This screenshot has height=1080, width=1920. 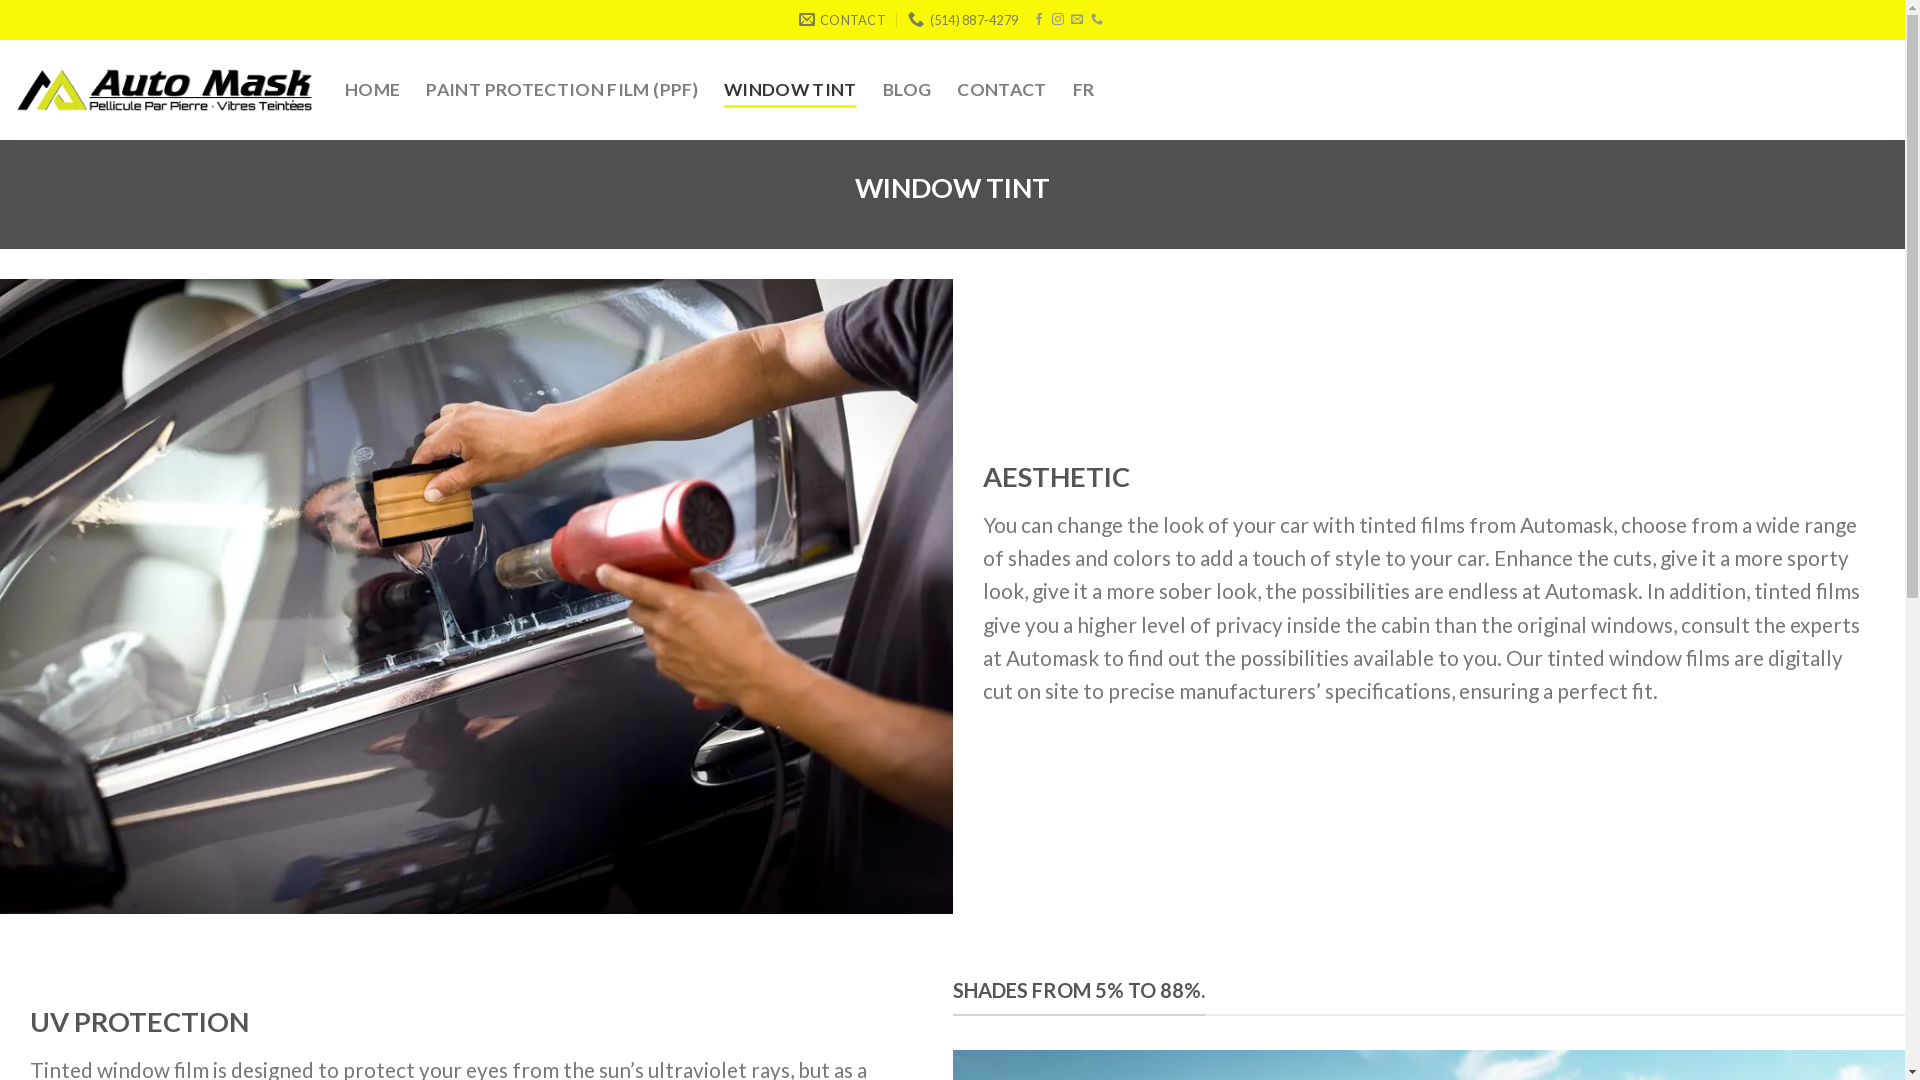 I want to click on 'FR', so click(x=1072, y=88).